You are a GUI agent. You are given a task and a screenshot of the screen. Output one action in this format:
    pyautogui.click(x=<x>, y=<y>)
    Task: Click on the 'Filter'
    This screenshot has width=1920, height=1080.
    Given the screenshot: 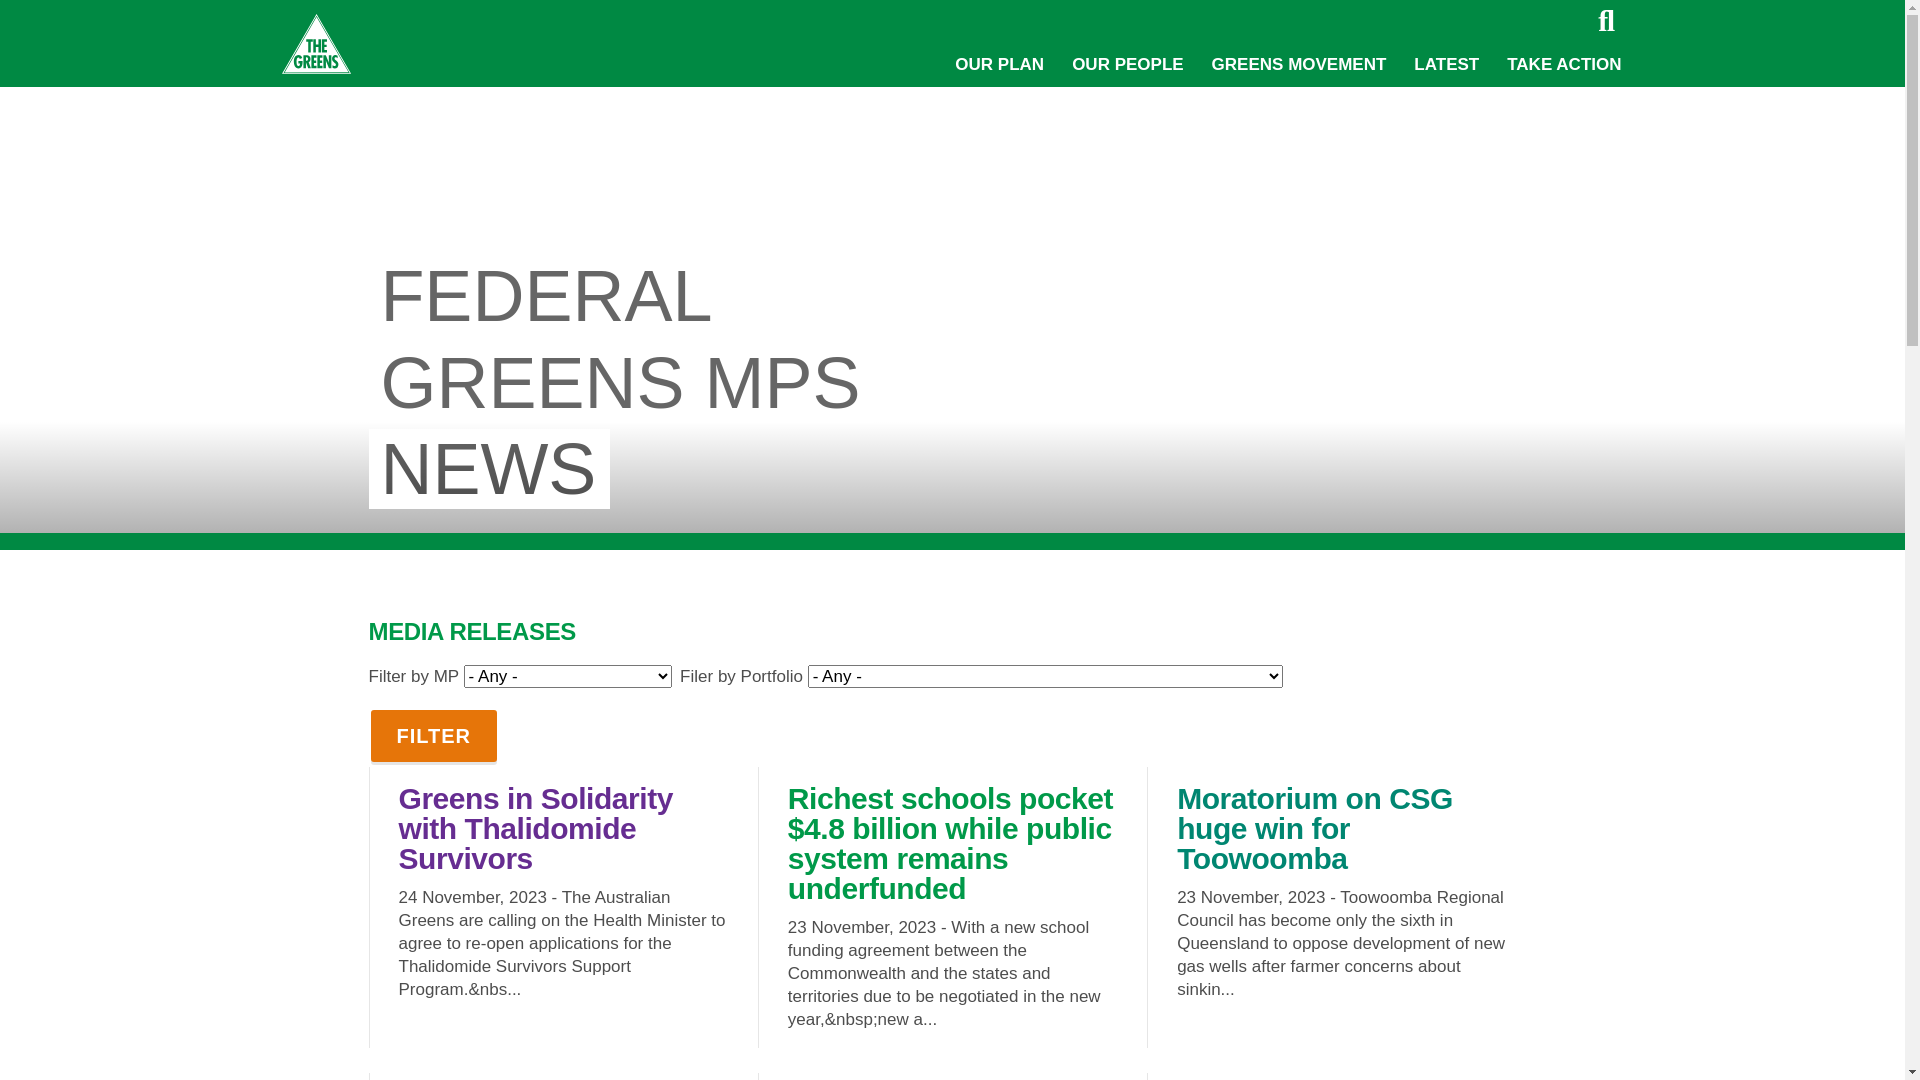 What is the action you would take?
    pyautogui.click(x=432, y=736)
    